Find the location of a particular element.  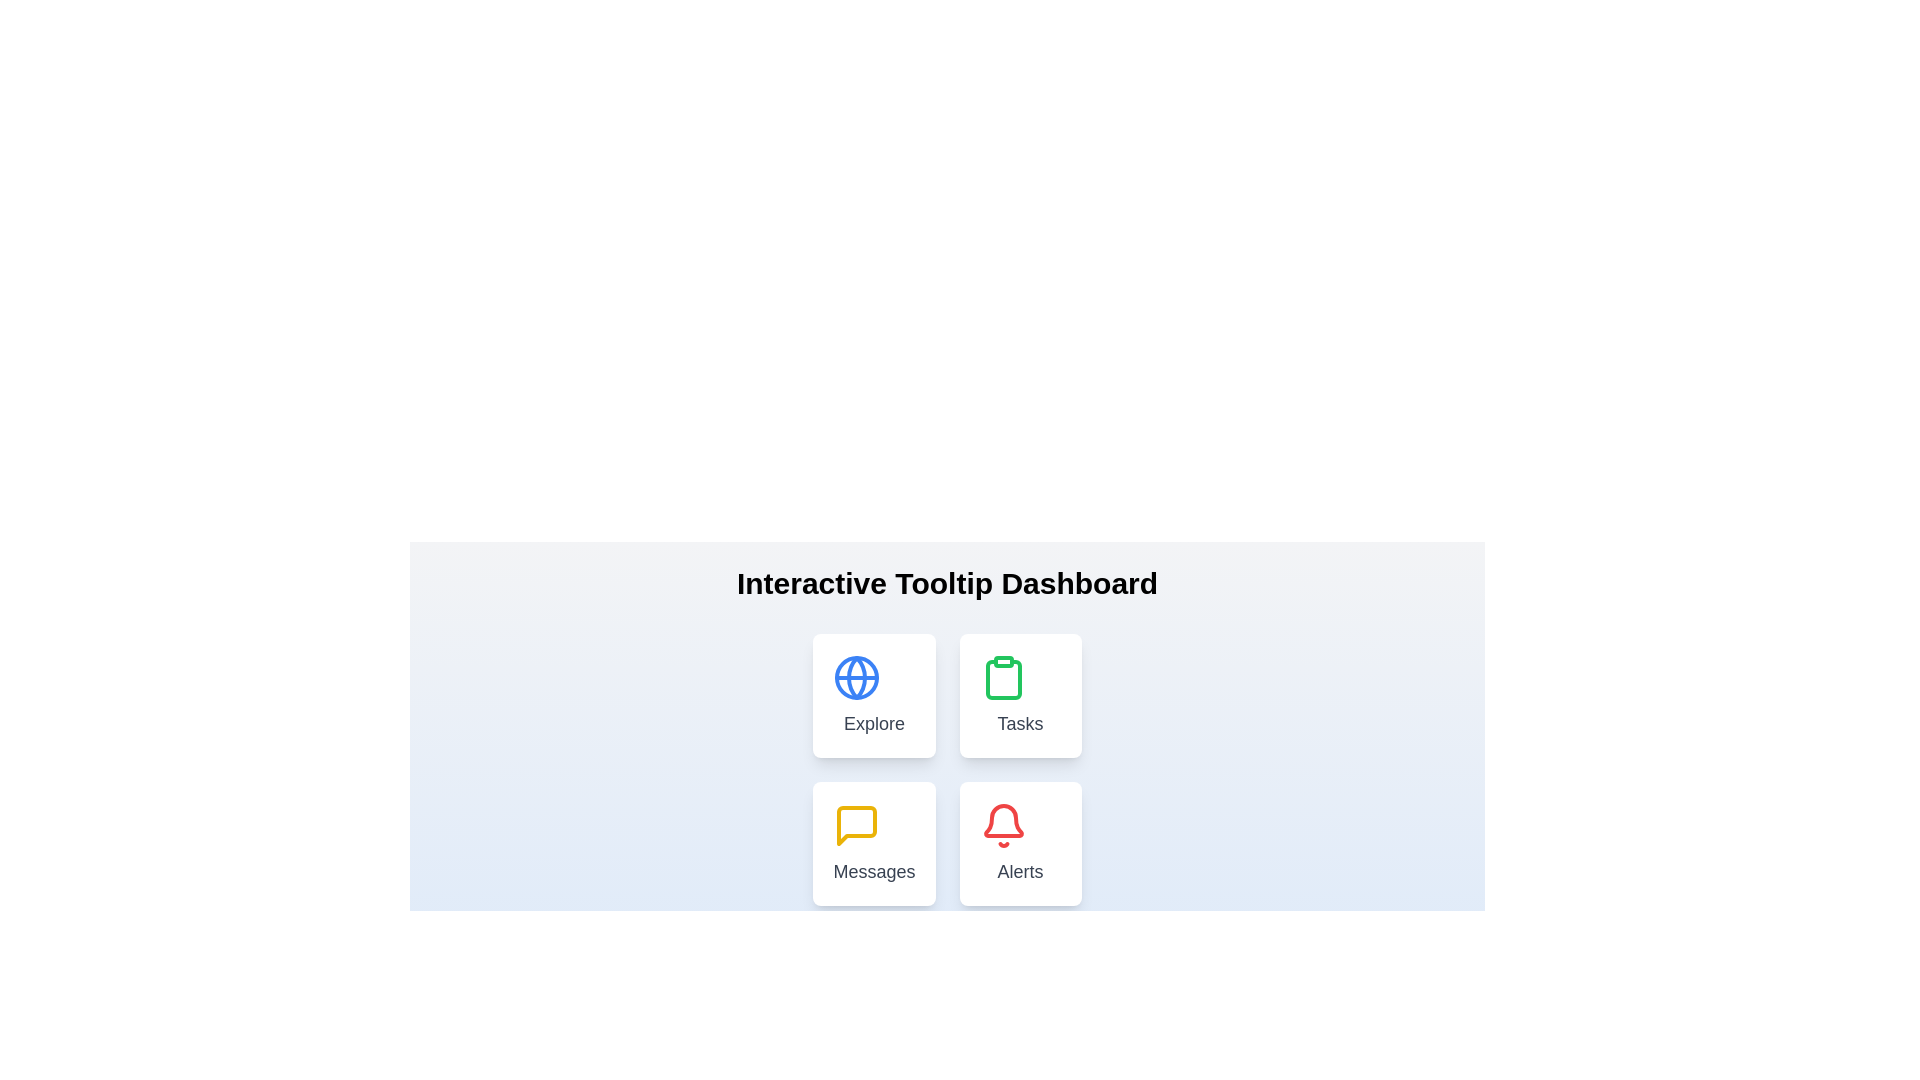

the bell icon representing notifications located at the top of the 'Alerts' card in the bottom-right of the dashboard is located at coordinates (1003, 825).